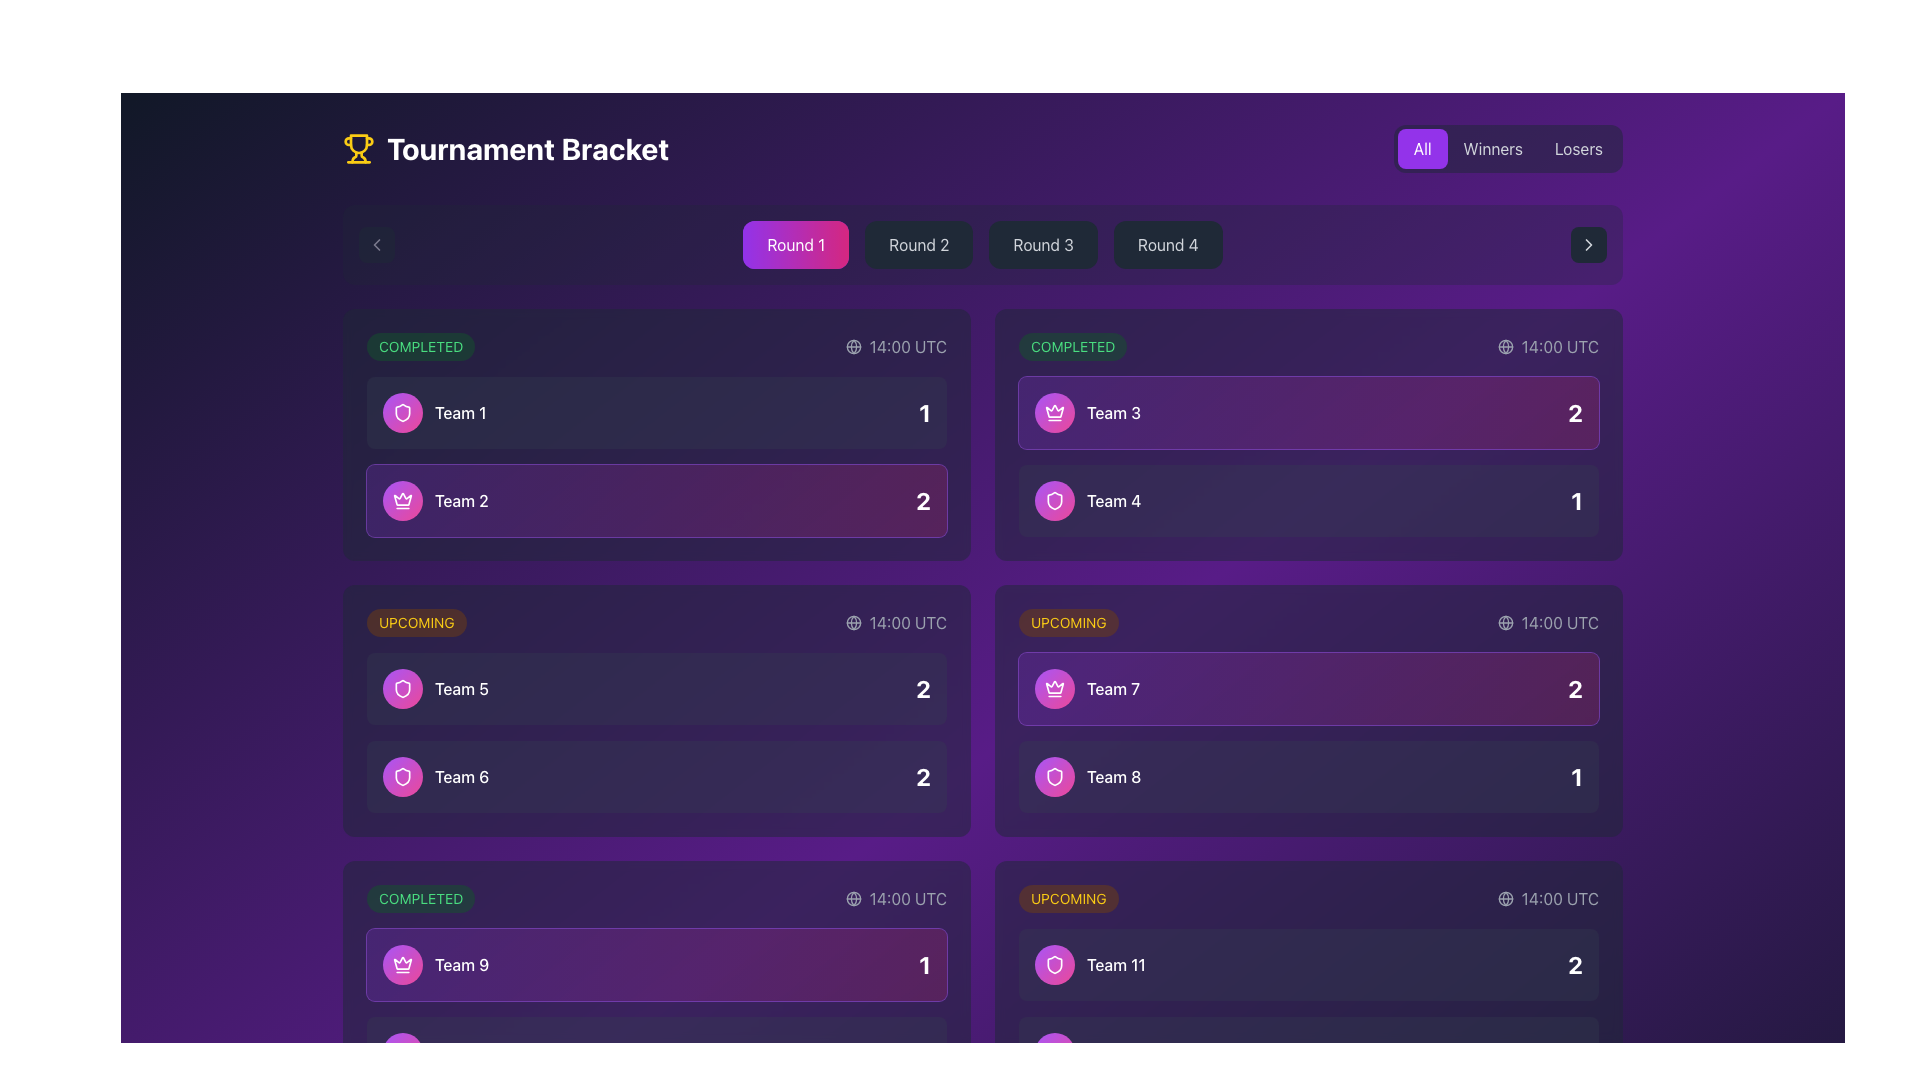  I want to click on keyboard navigation, so click(1508, 148).